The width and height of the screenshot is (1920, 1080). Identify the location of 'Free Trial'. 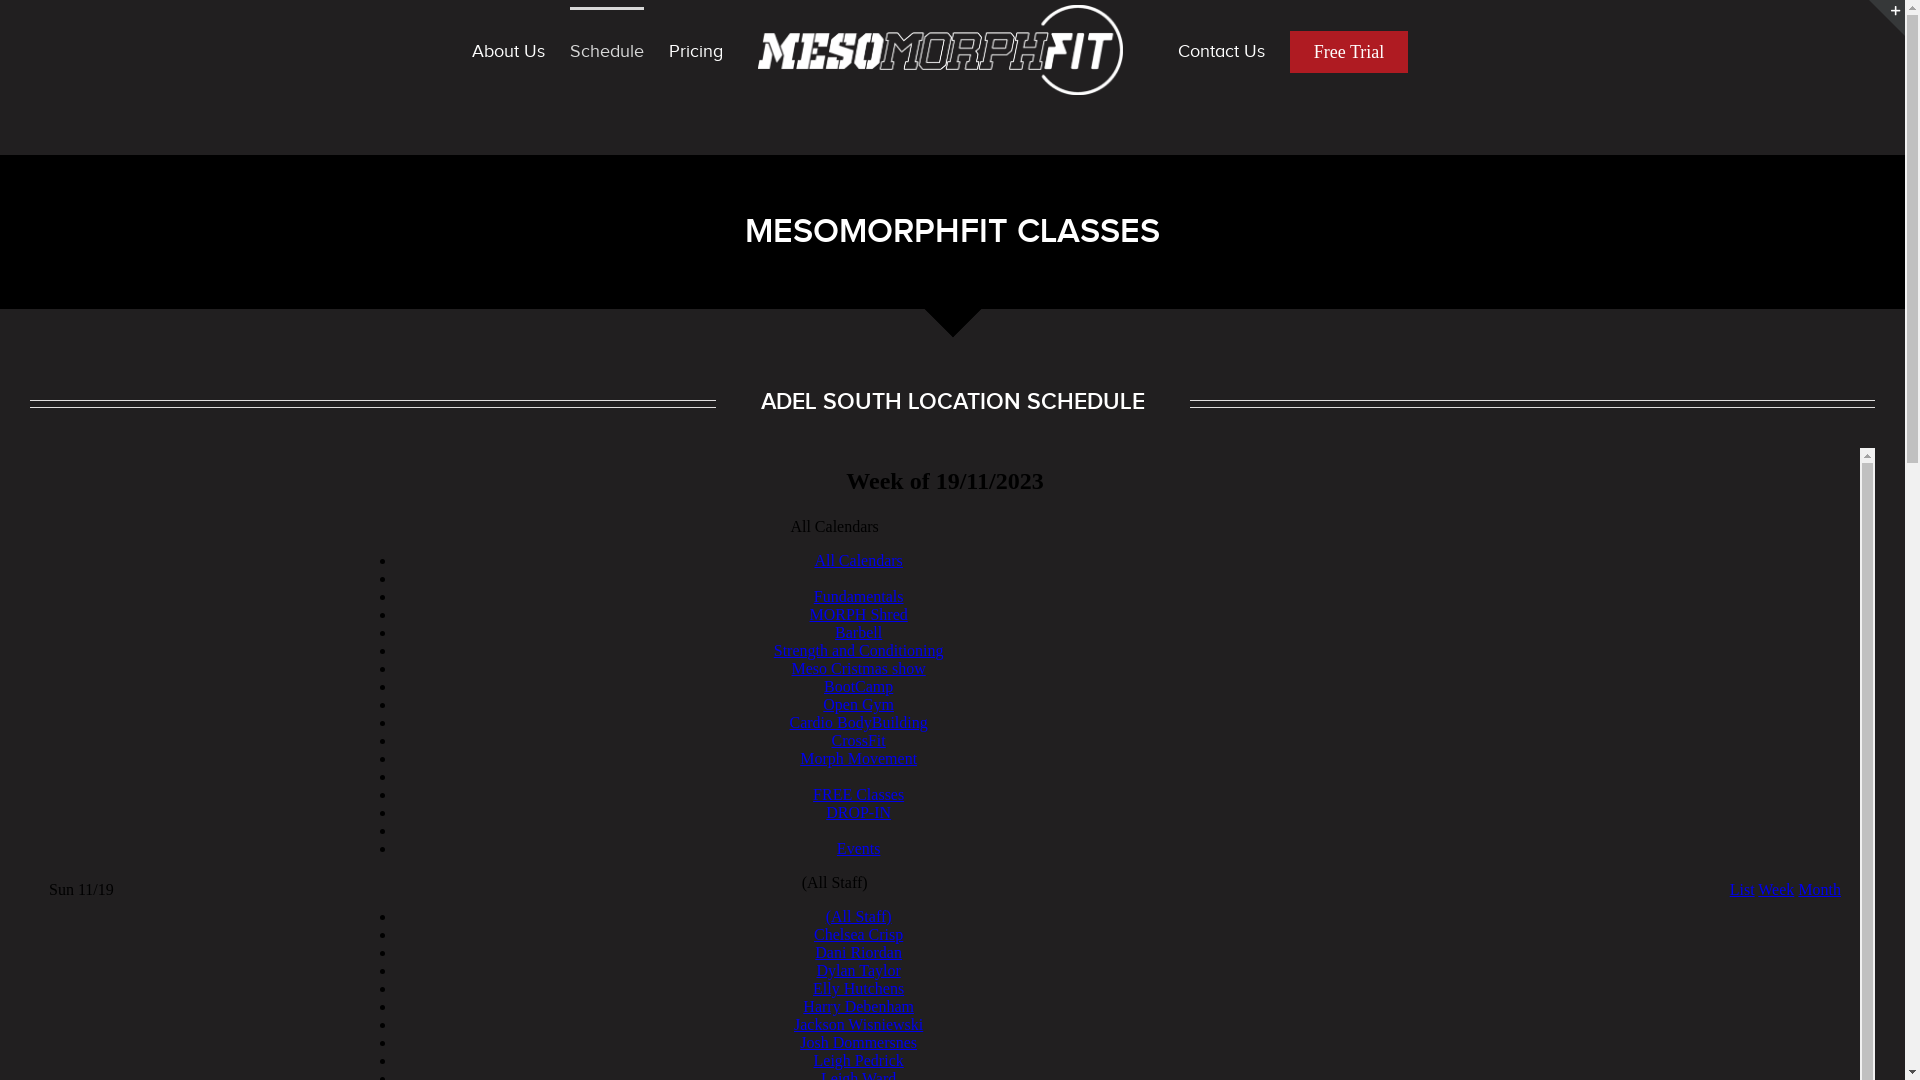
(1349, 49).